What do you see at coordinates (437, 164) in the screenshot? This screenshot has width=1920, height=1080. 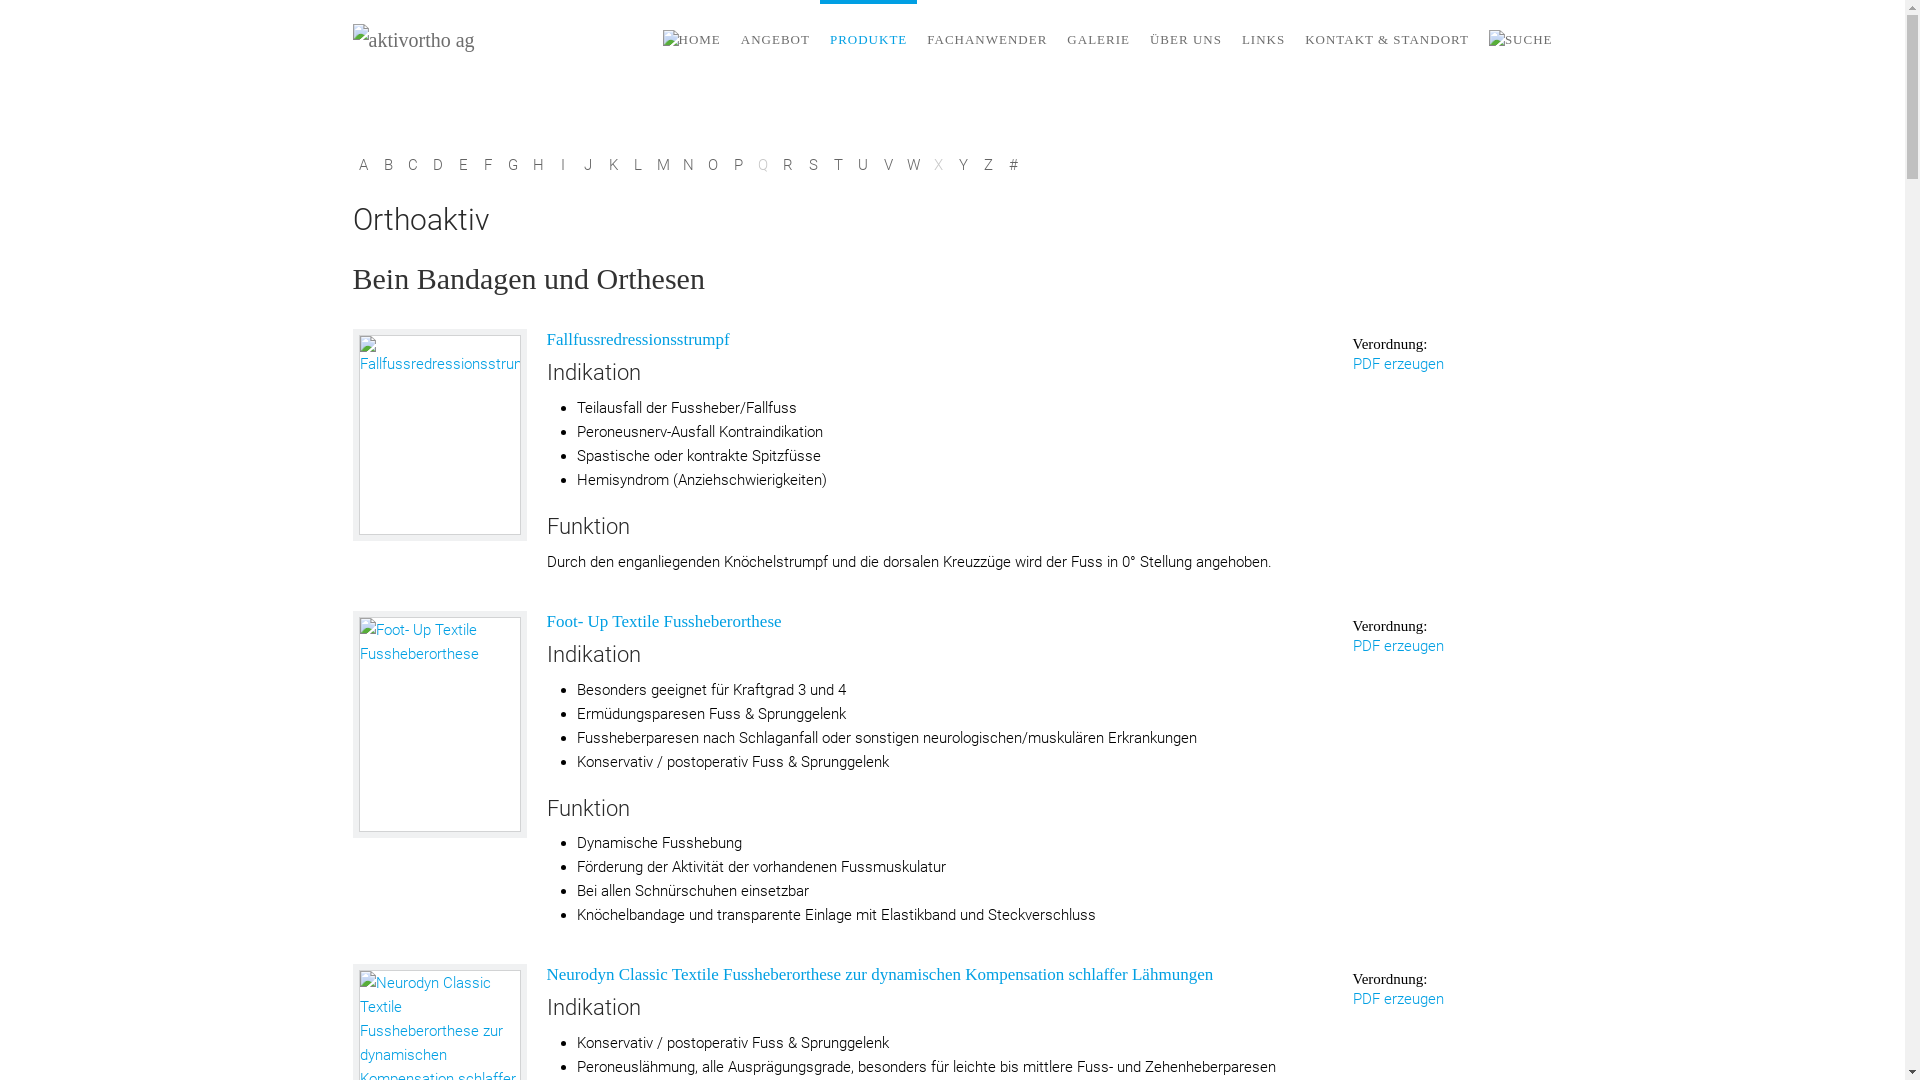 I see `'D'` at bounding box center [437, 164].